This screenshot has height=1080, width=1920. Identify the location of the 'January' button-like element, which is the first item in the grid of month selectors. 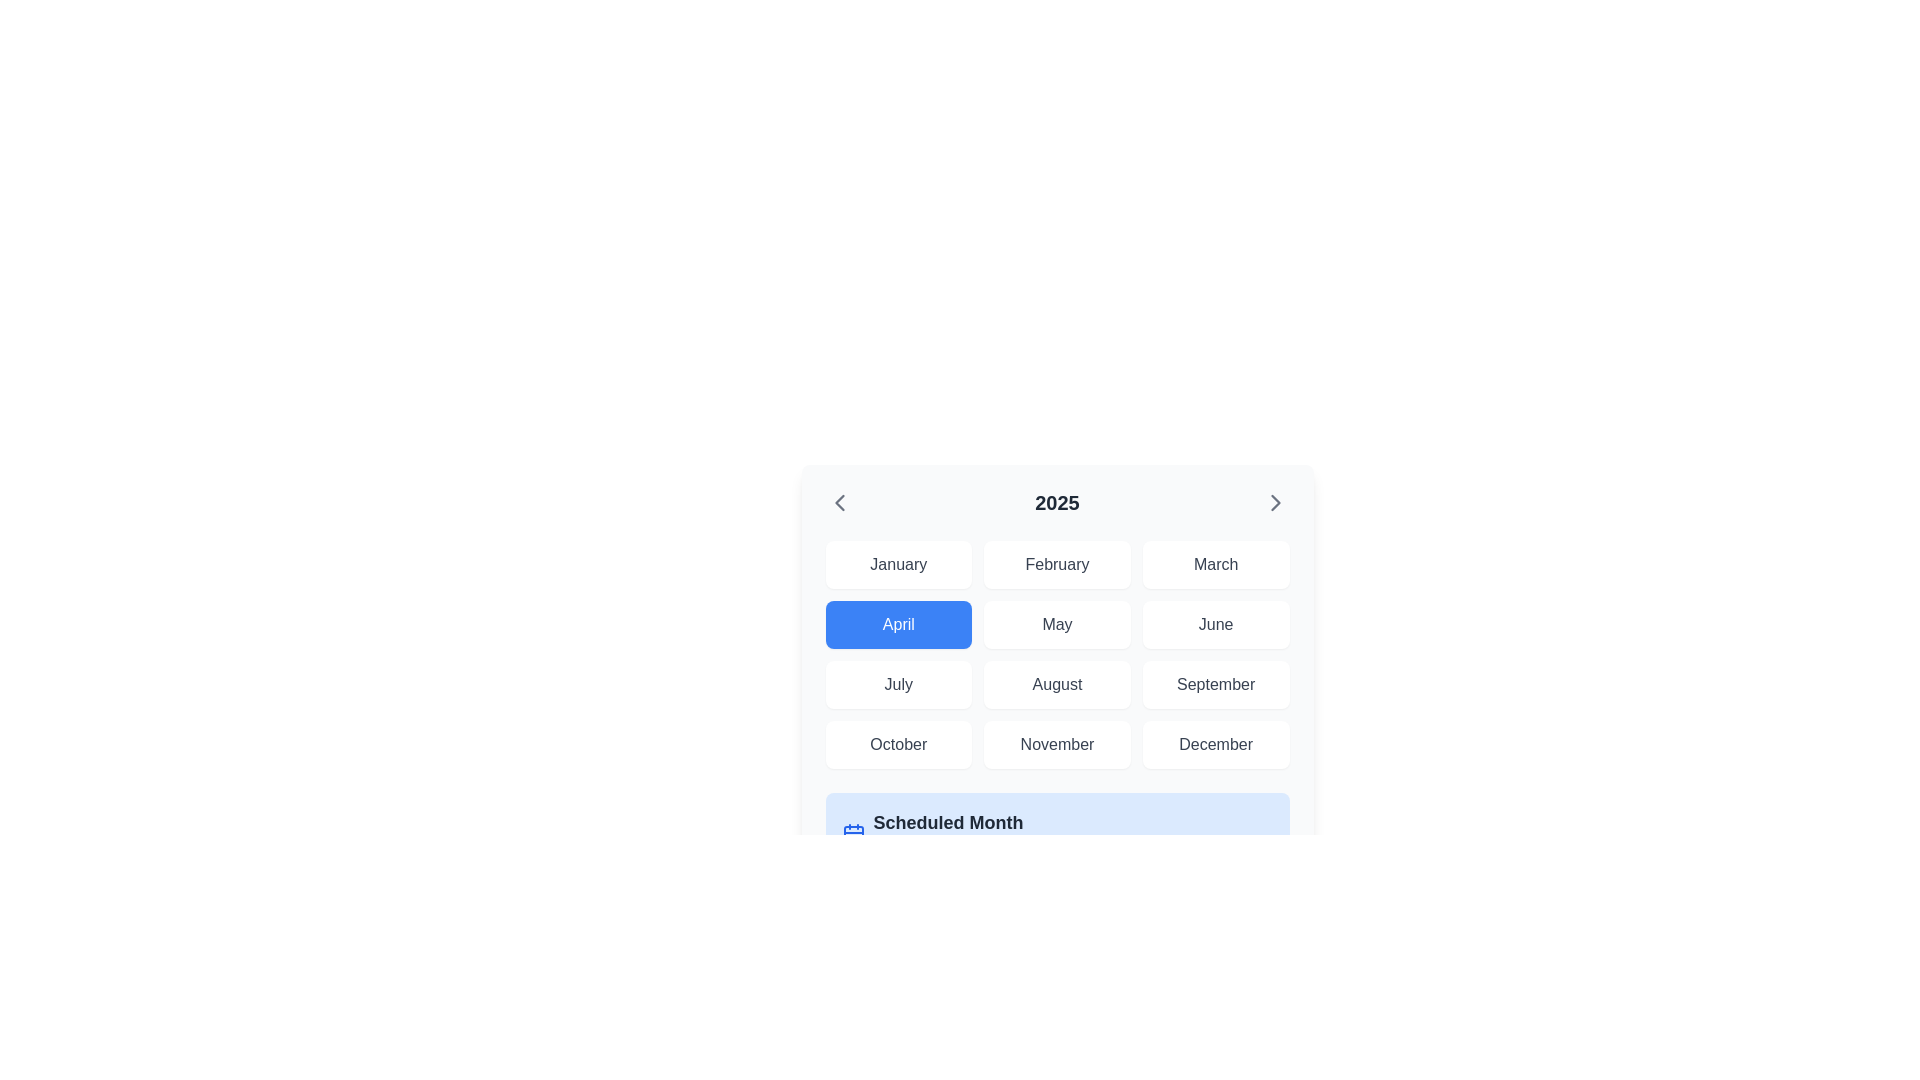
(897, 564).